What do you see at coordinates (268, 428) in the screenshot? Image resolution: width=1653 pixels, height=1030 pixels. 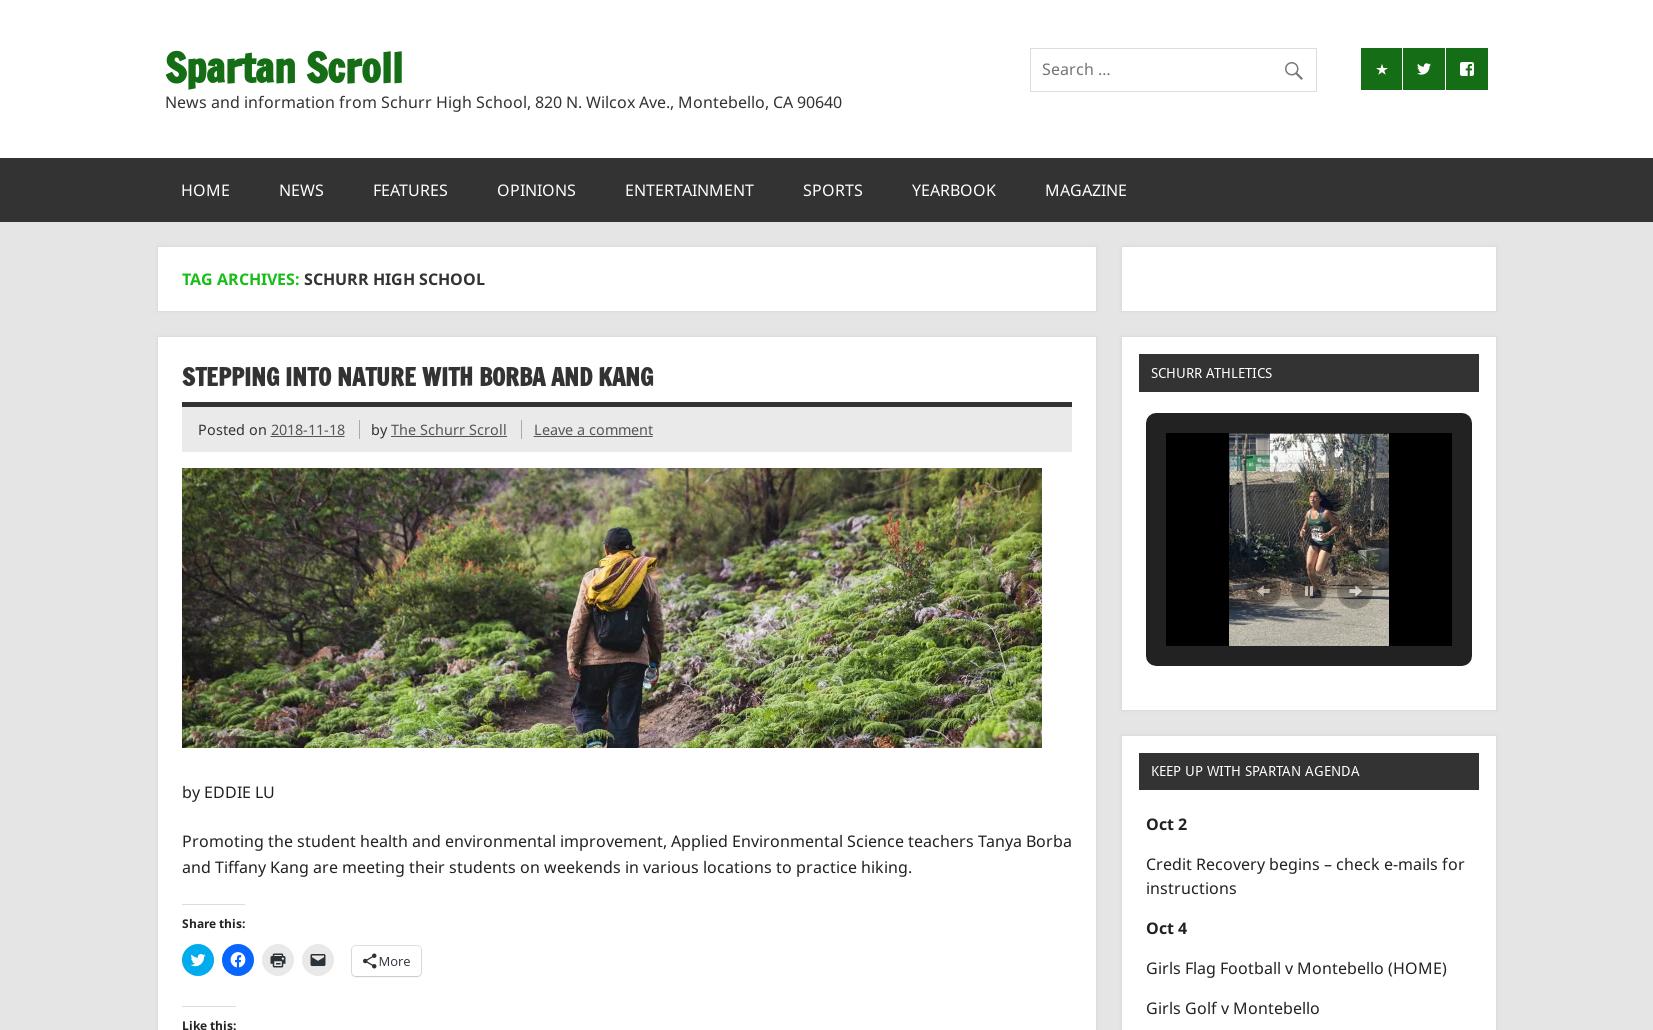 I see `'2018-11-18'` at bounding box center [268, 428].